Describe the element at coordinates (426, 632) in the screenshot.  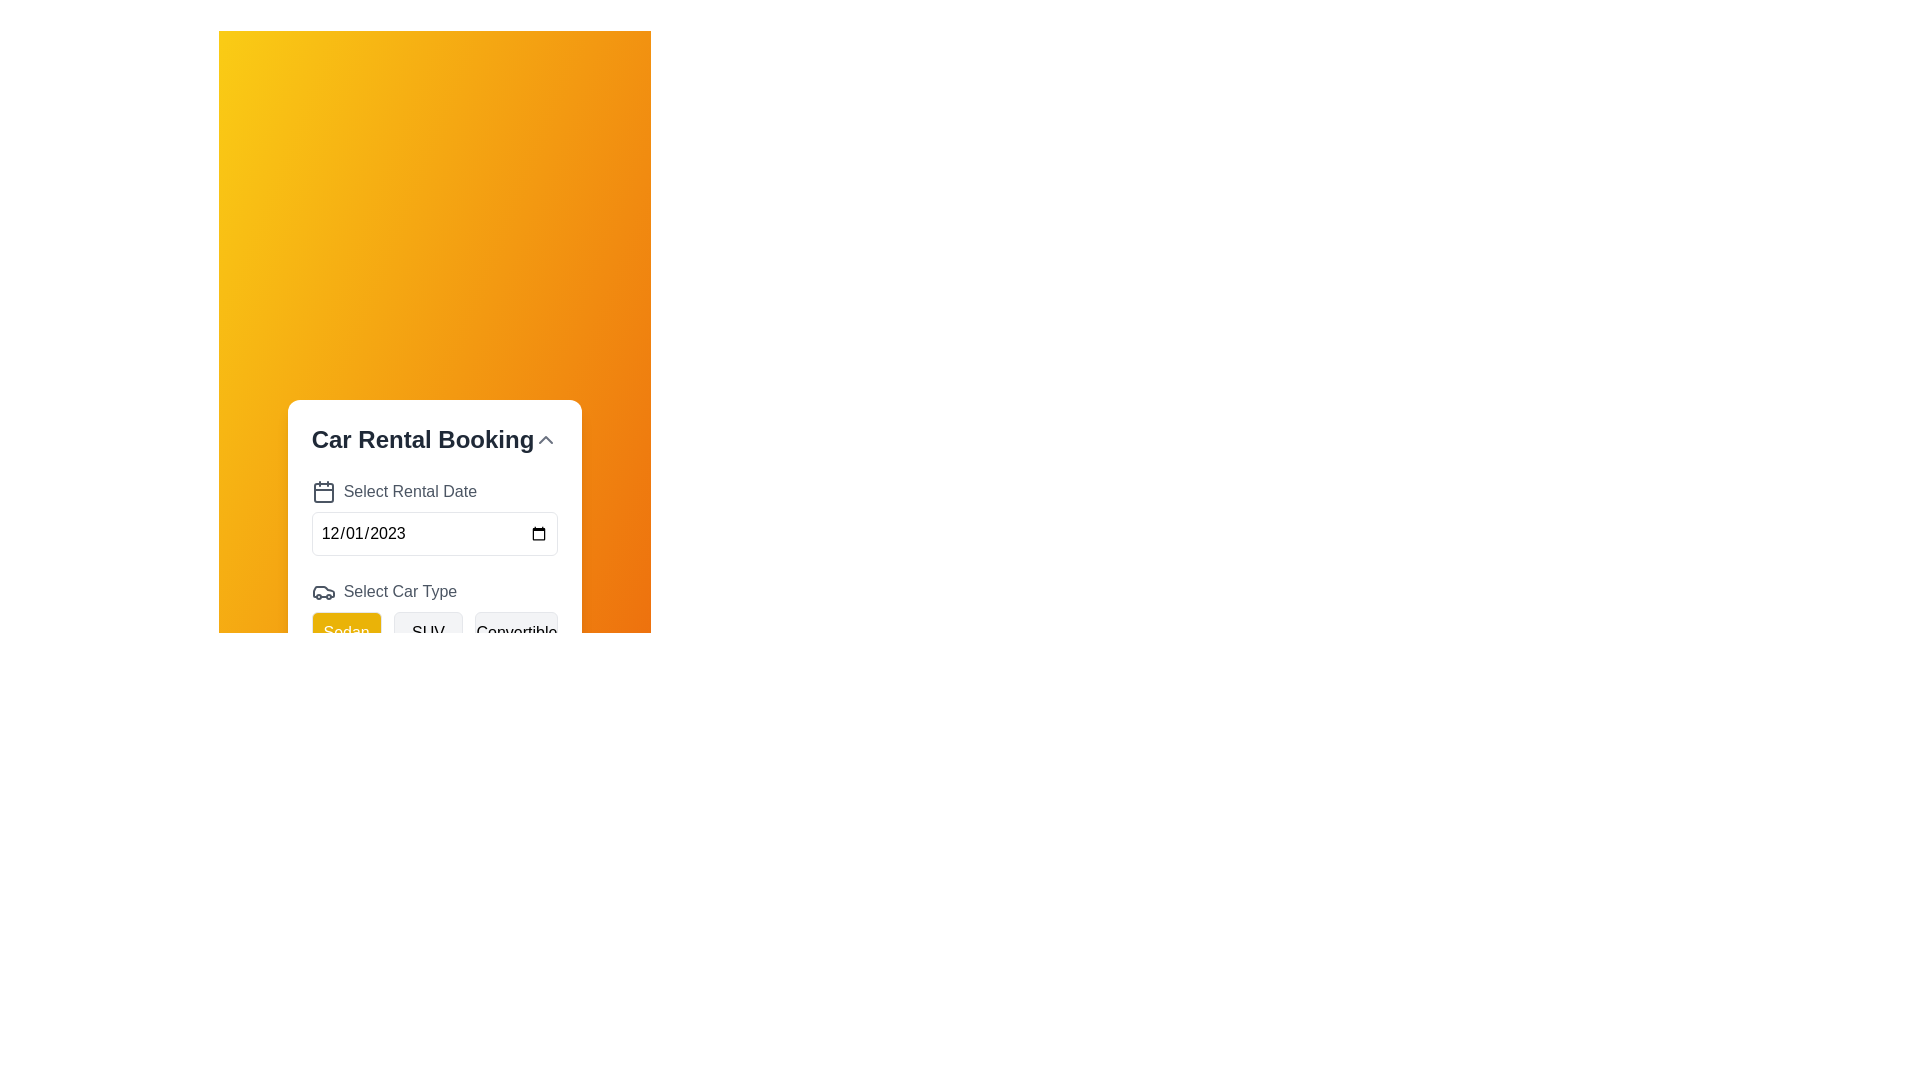
I see `the 'SUV' car type button, which is the second button in a row of three under the 'Select Car Type' label` at that location.